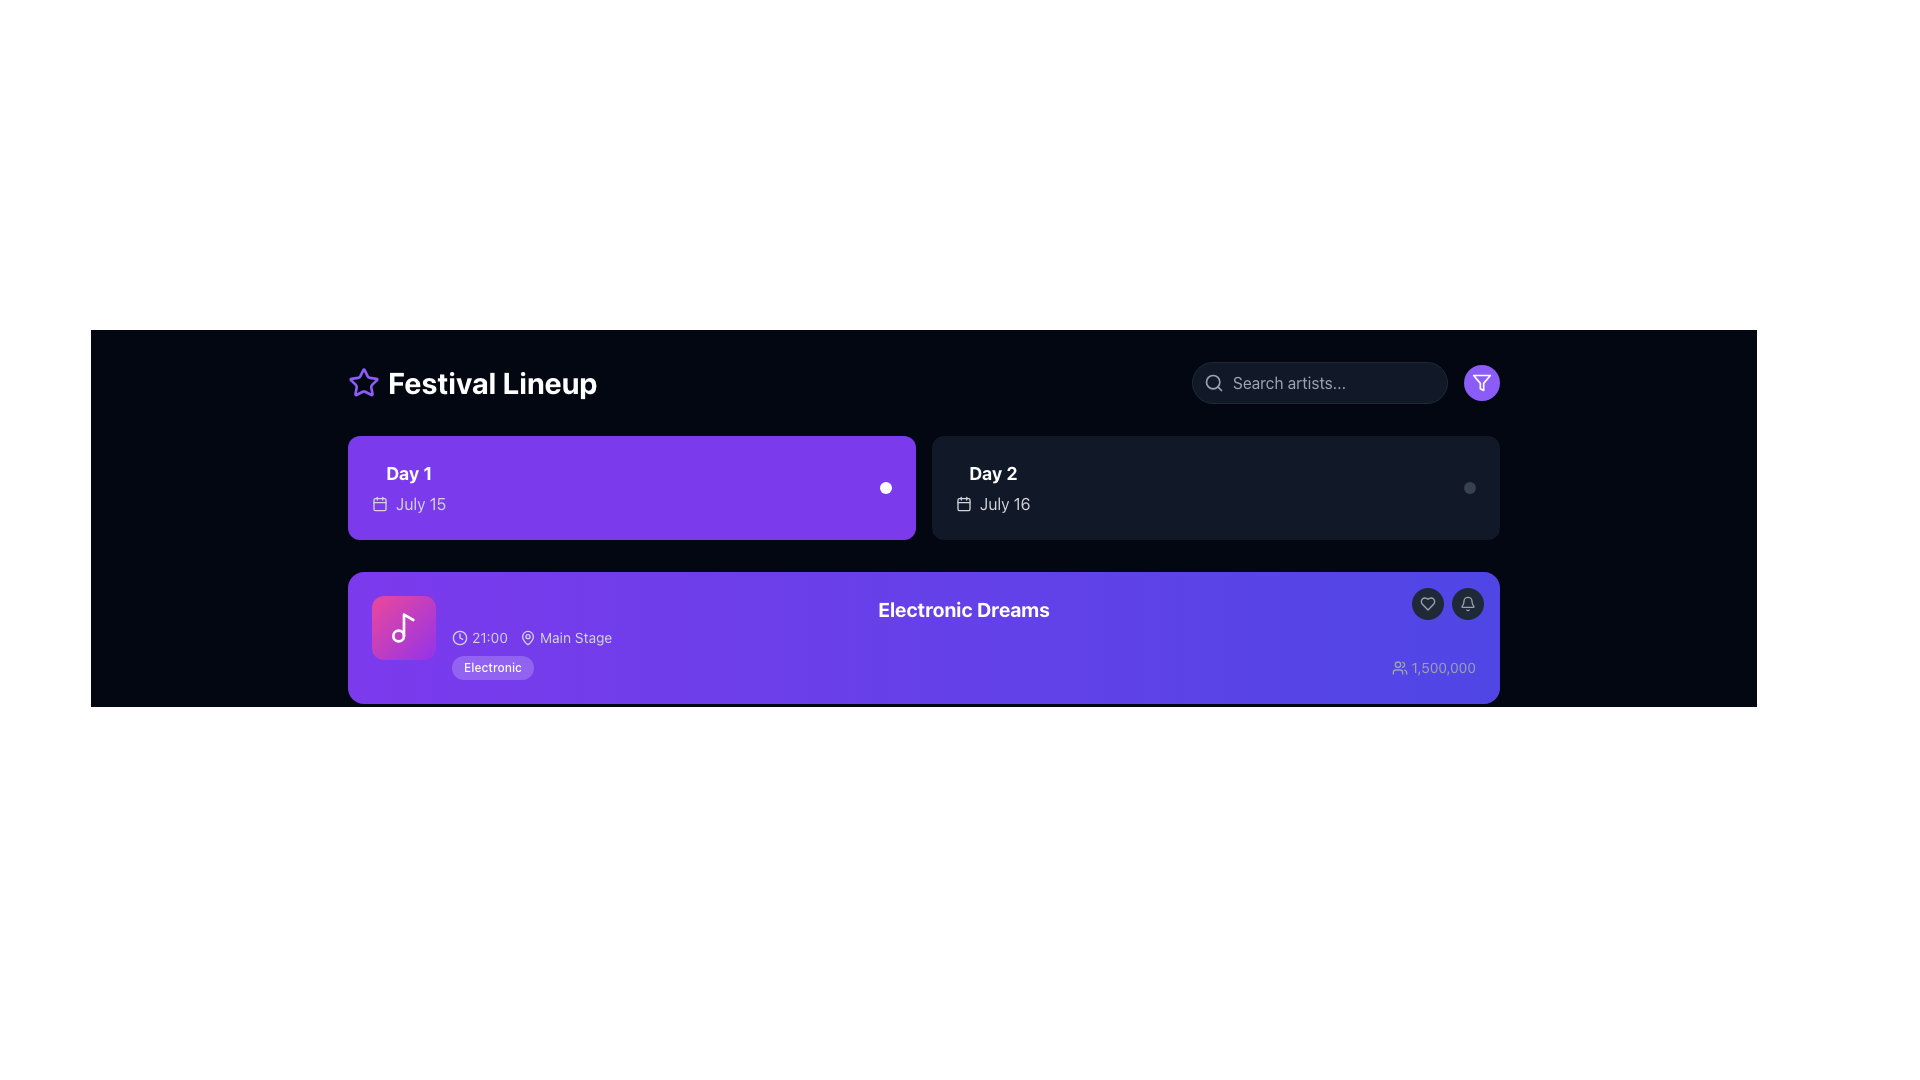 The height and width of the screenshot is (1080, 1920). I want to click on the Clickable Card for 'Day 2' events on July 16, located in the upper right section of the interface, so click(1214, 488).